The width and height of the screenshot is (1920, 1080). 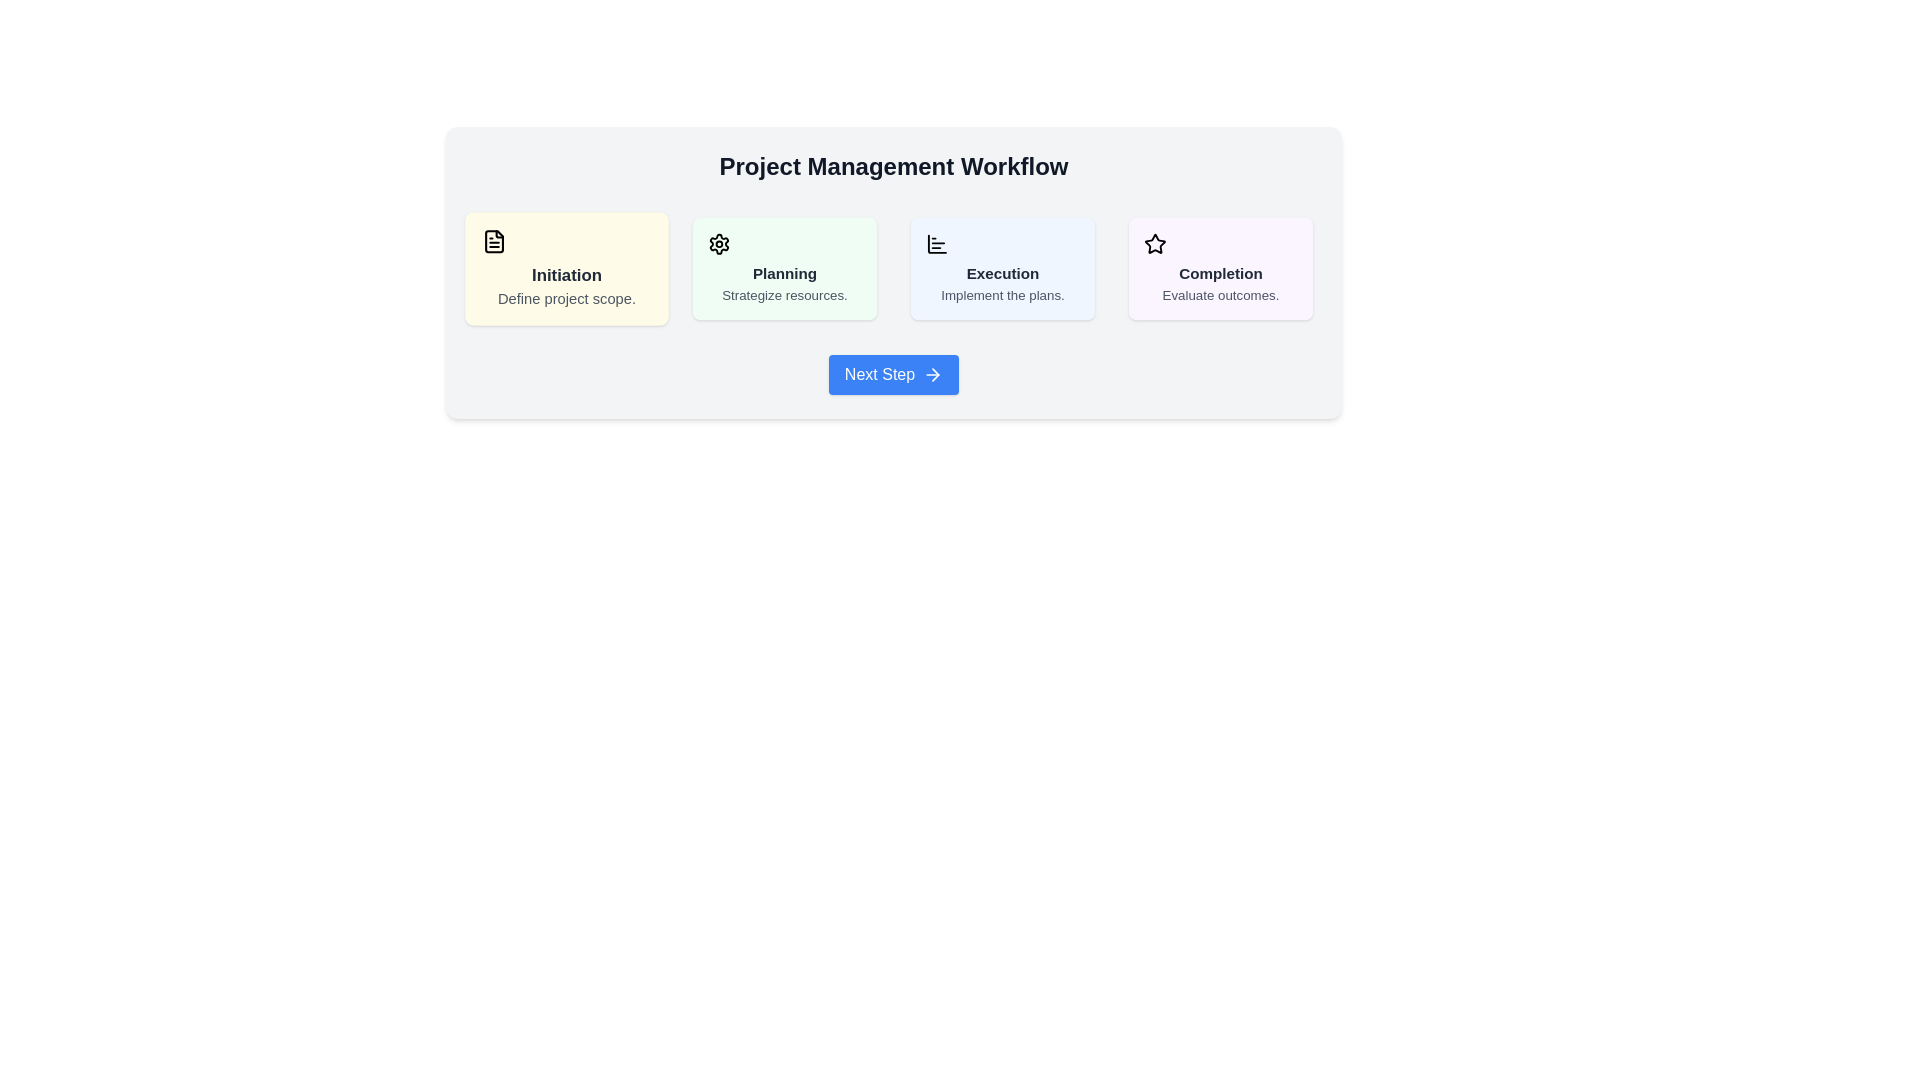 What do you see at coordinates (565, 274) in the screenshot?
I see `the content of the text label displaying 'Initiation' in bold, dark gray font, located in the center of a yellowish box` at bounding box center [565, 274].